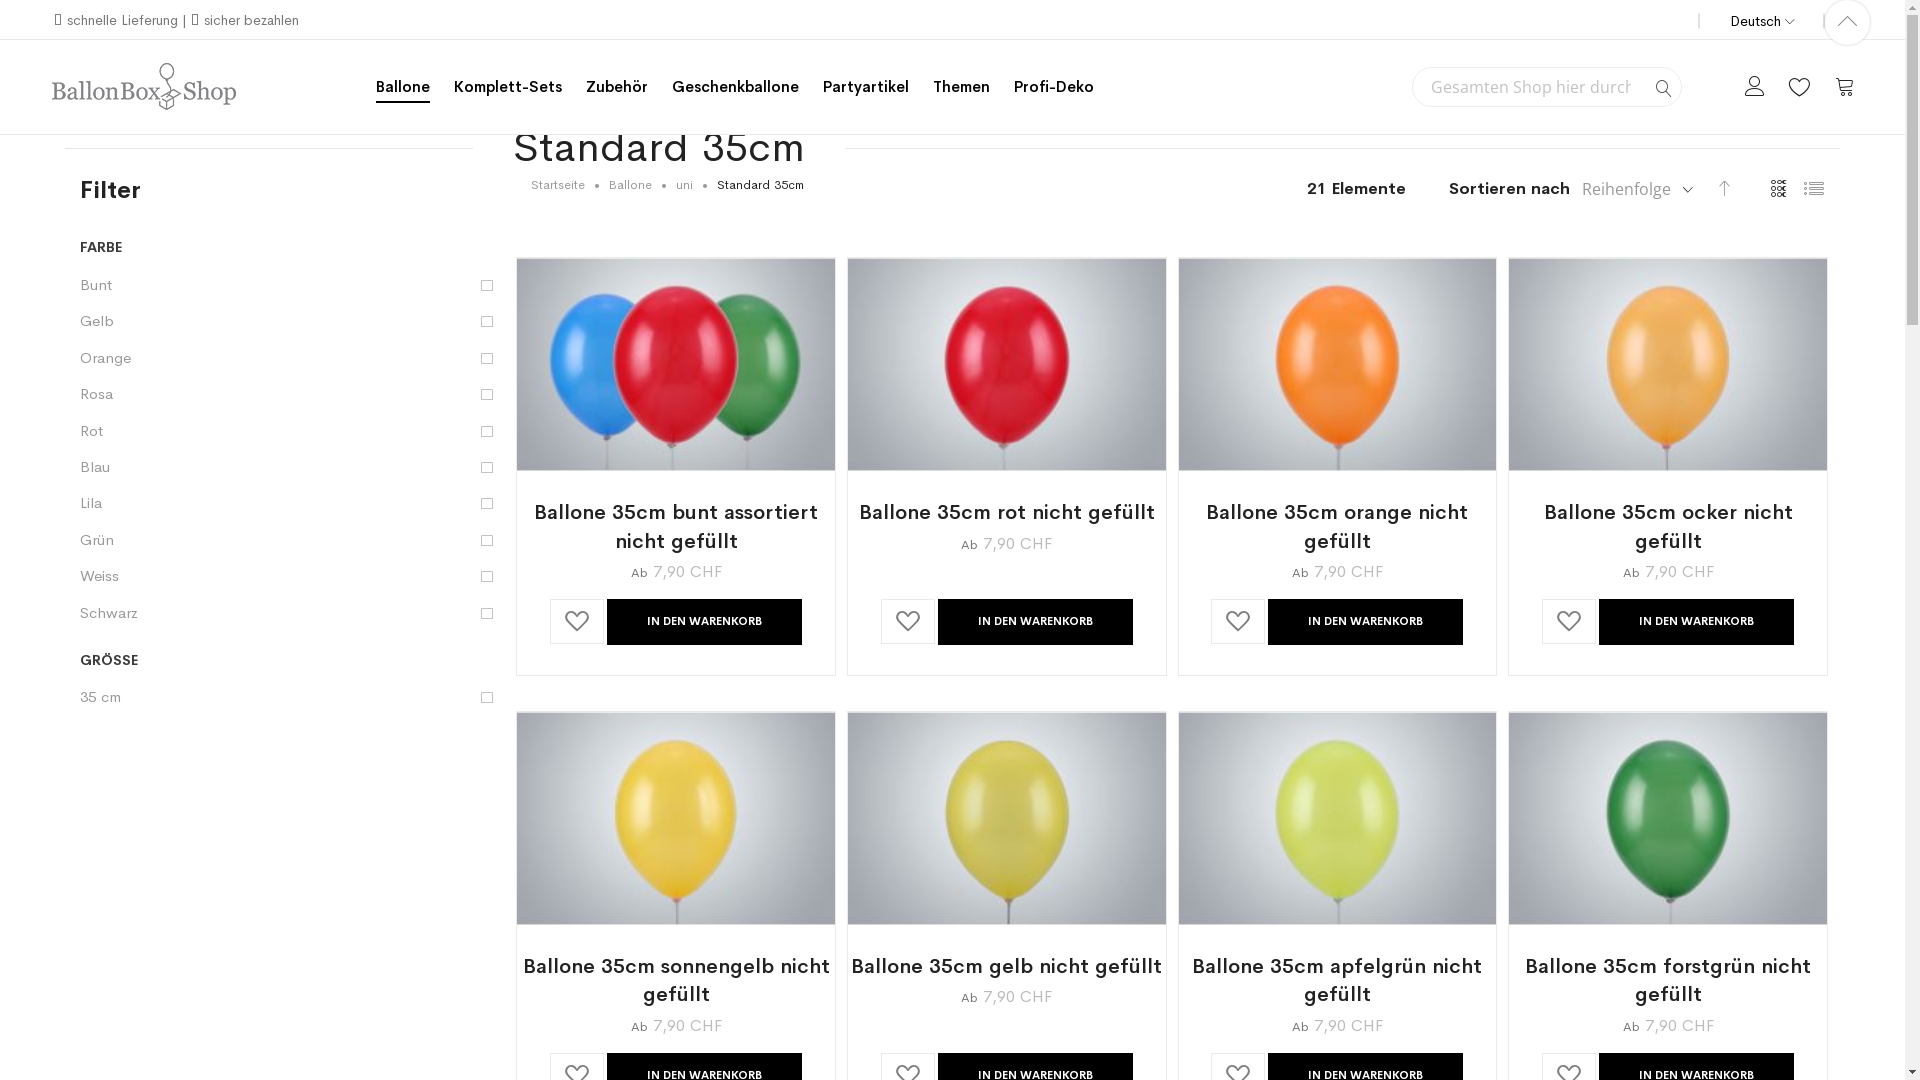 The width and height of the screenshot is (1920, 1080). Describe the element at coordinates (49, 86) in the screenshot. I see `'Ballon Box'` at that location.